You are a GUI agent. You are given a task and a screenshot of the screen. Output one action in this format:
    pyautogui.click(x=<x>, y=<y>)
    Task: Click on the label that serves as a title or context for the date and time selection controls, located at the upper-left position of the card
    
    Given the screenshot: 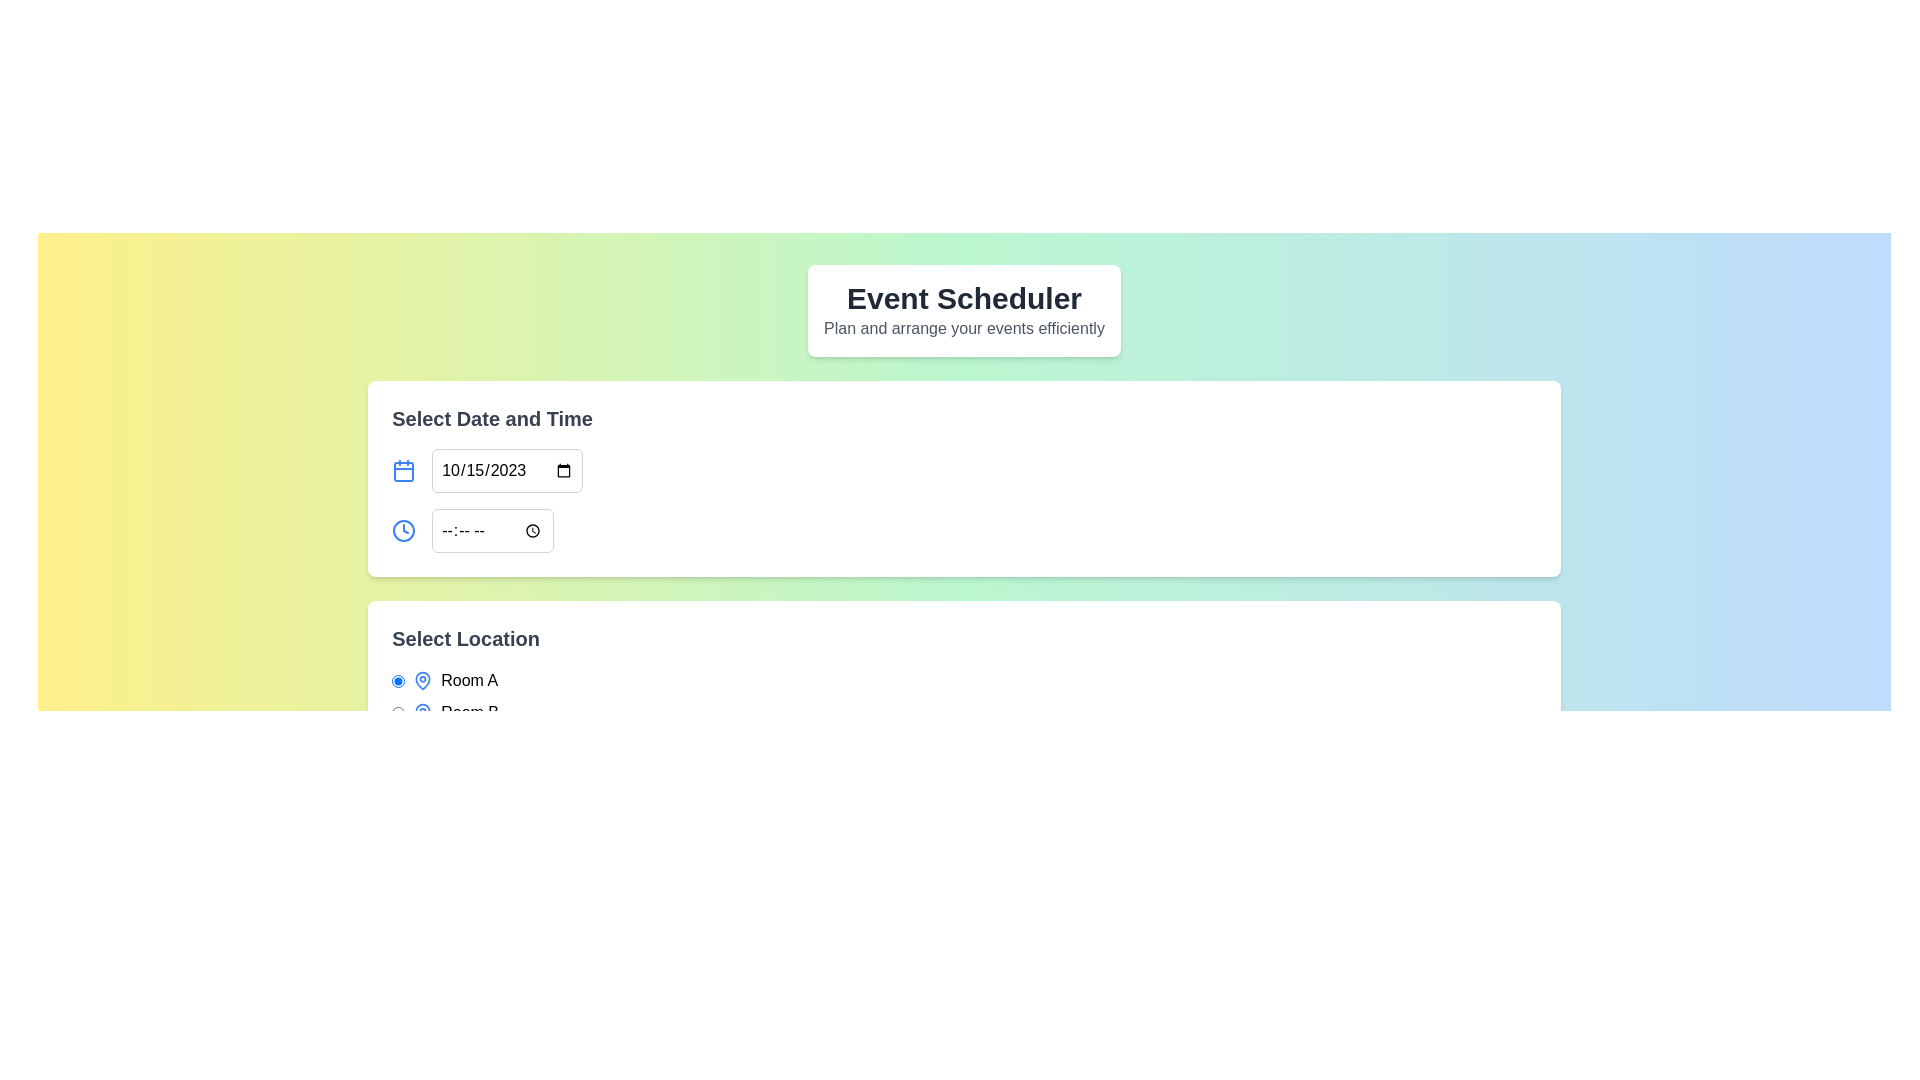 What is the action you would take?
    pyautogui.click(x=492, y=418)
    